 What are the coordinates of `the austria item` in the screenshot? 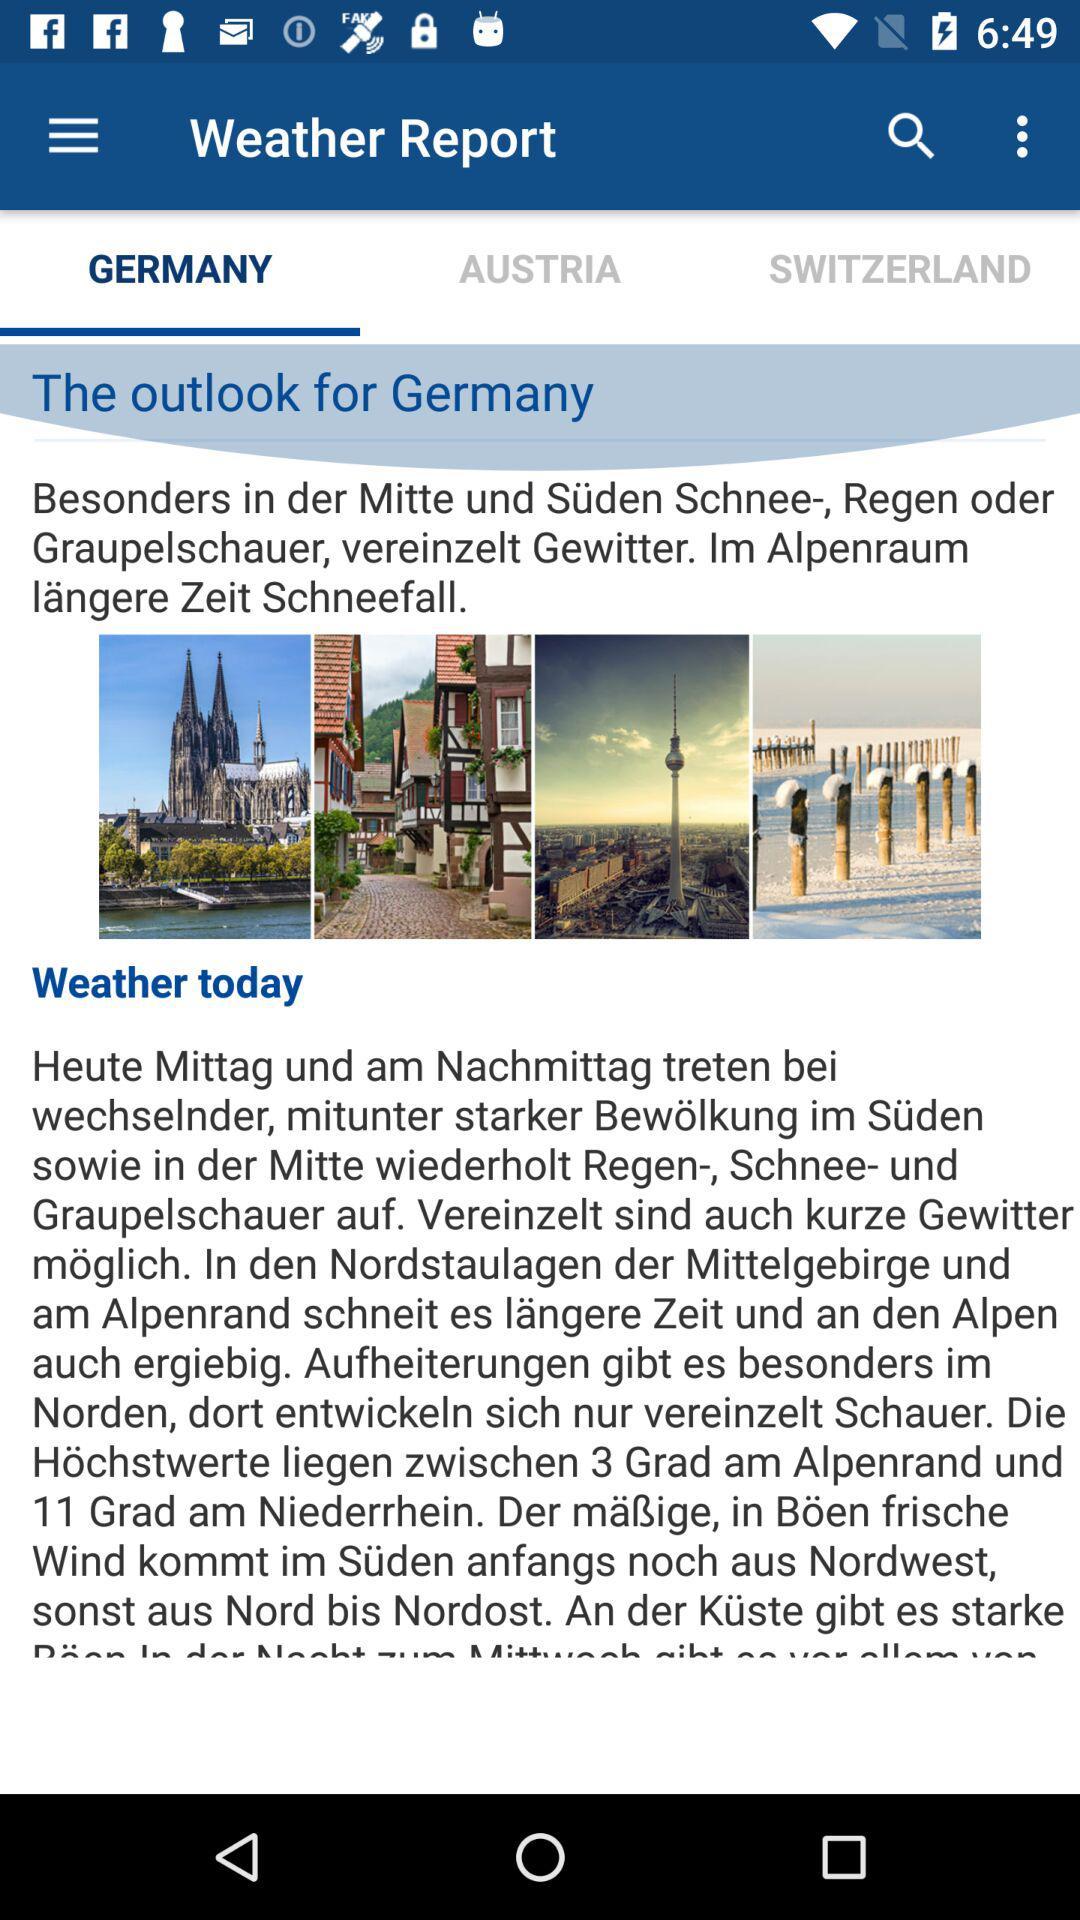 It's located at (540, 272).